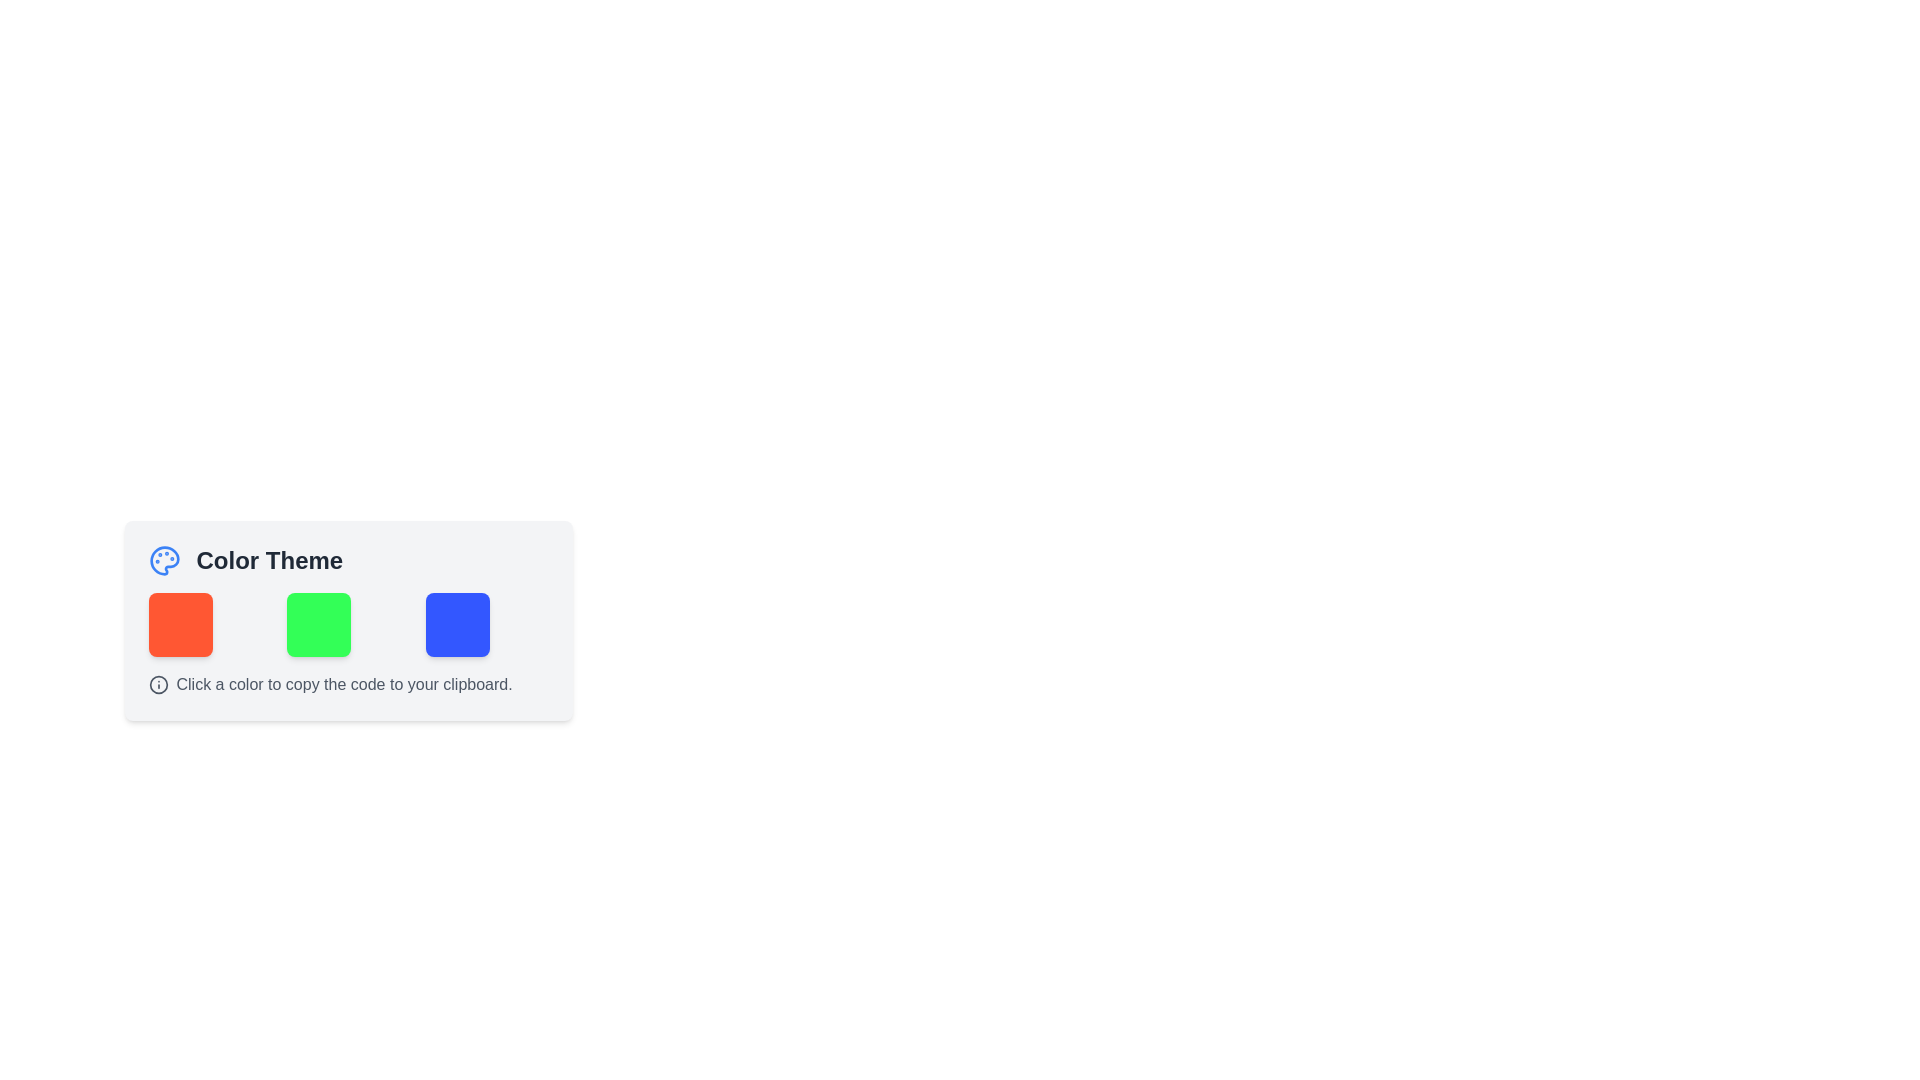 The image size is (1920, 1080). Describe the element at coordinates (180, 623) in the screenshot. I see `the Color box located in the first column of a three-item grid layout, positioned far-left next to green and blue color options` at that location.